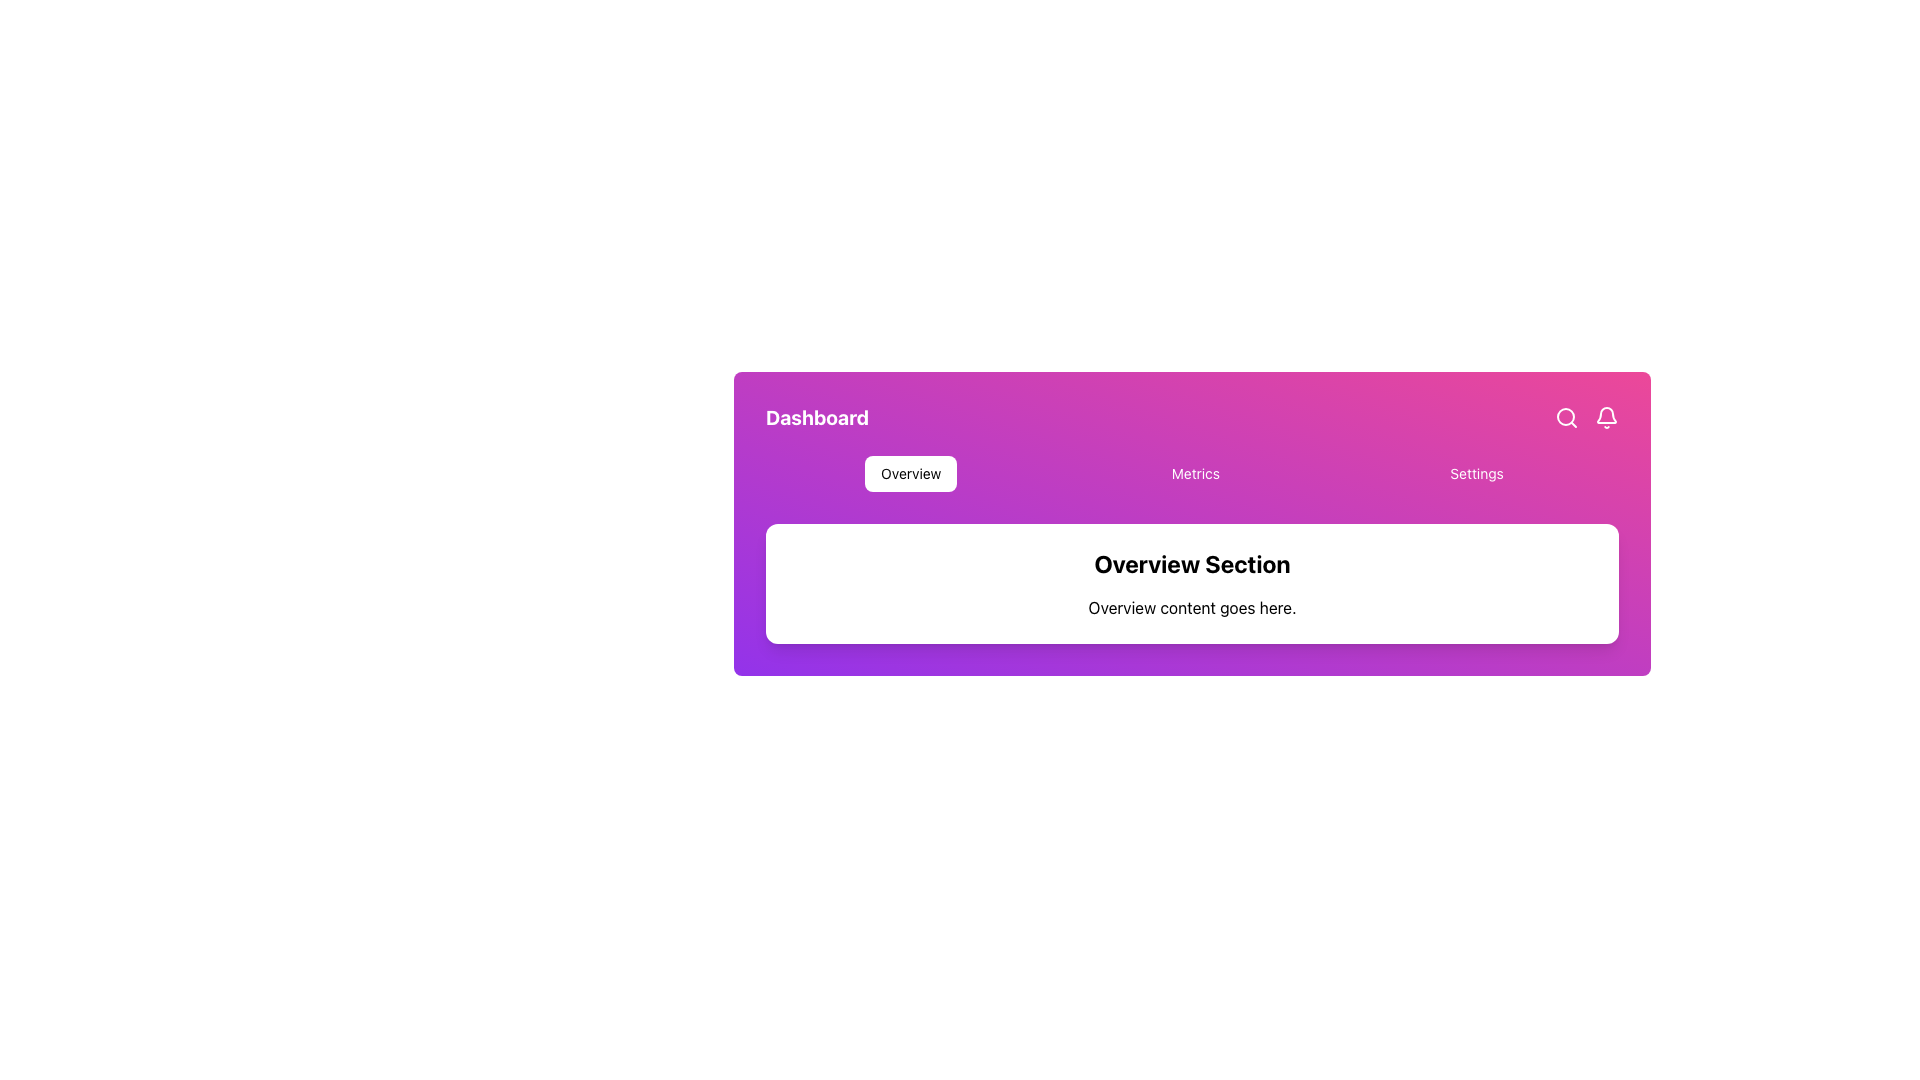 This screenshot has width=1920, height=1080. What do you see at coordinates (1192, 523) in the screenshot?
I see `the navigation buttons 'Overview', 'Metrics', or 'Settings' in the central navigation and content section located below the 'Dashboard' header` at bounding box center [1192, 523].